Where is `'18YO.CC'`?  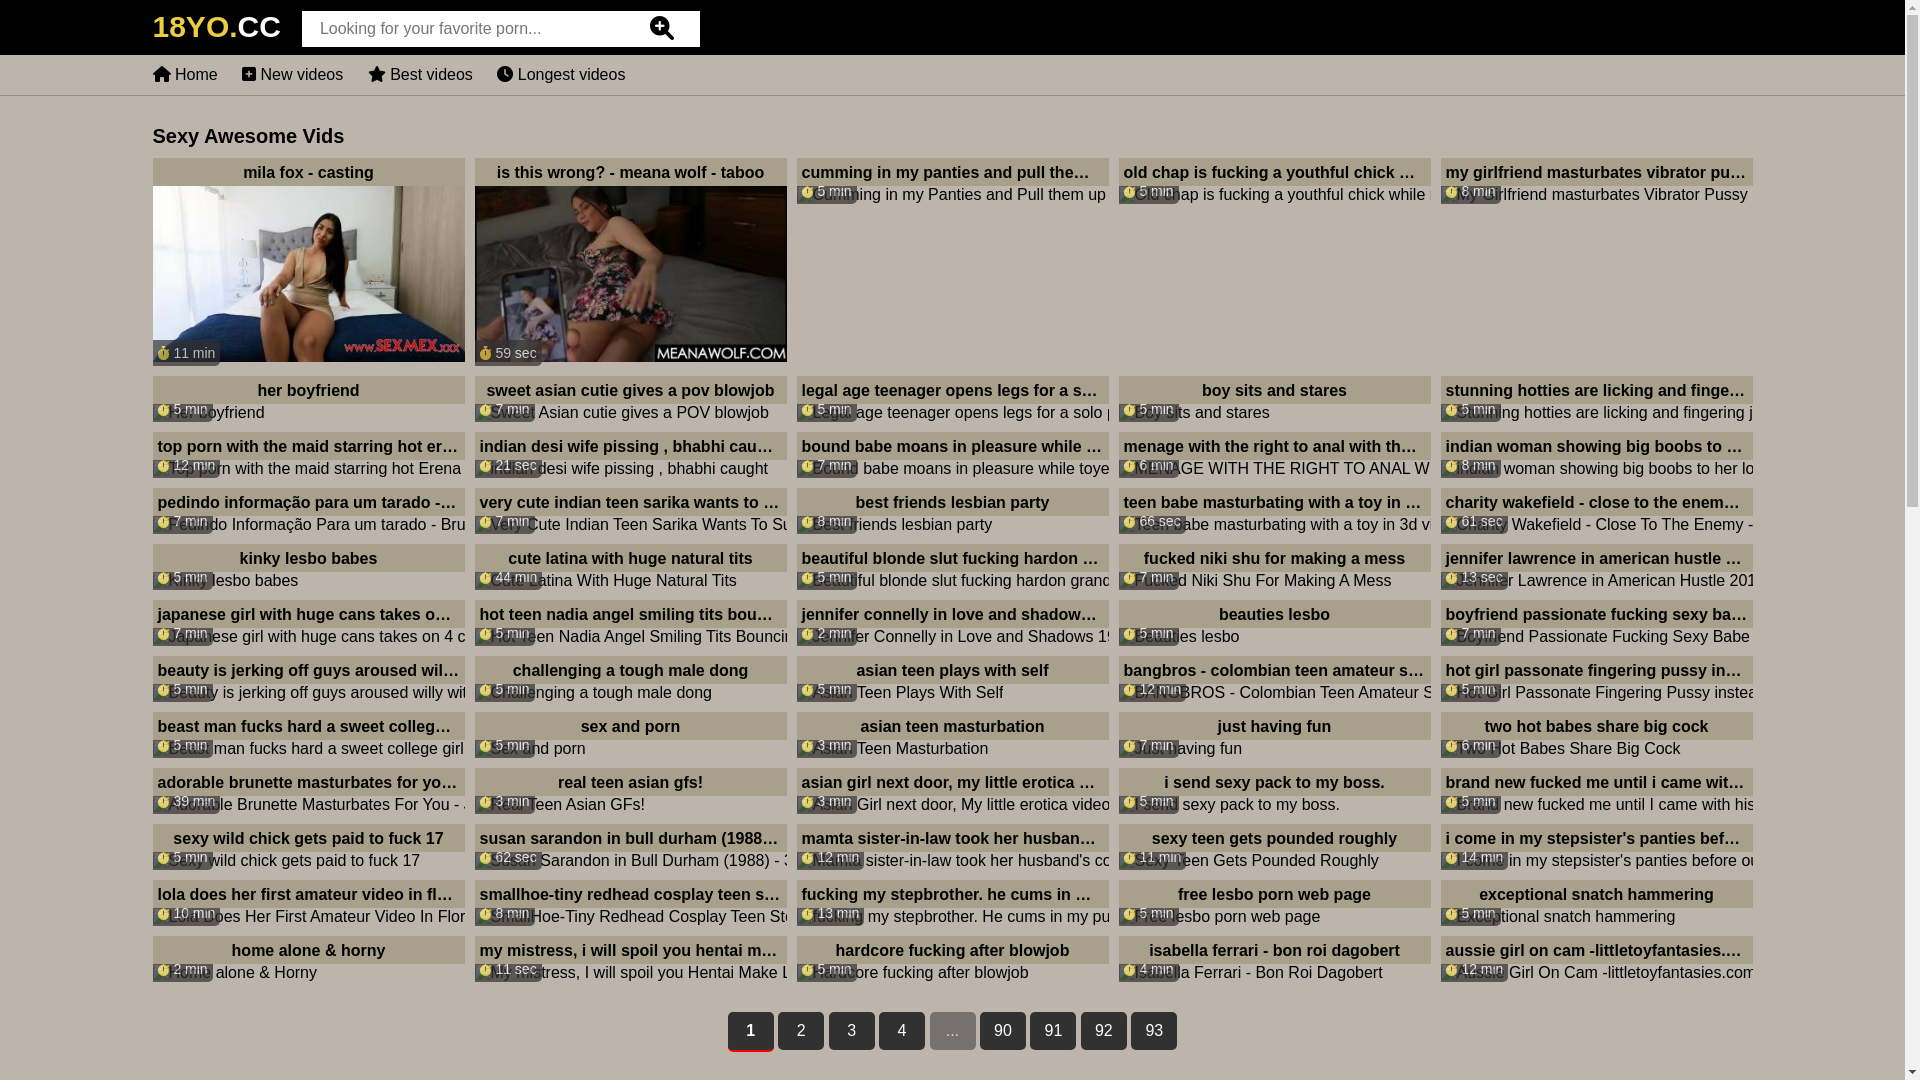 '18YO.CC' is located at coordinates (216, 32).